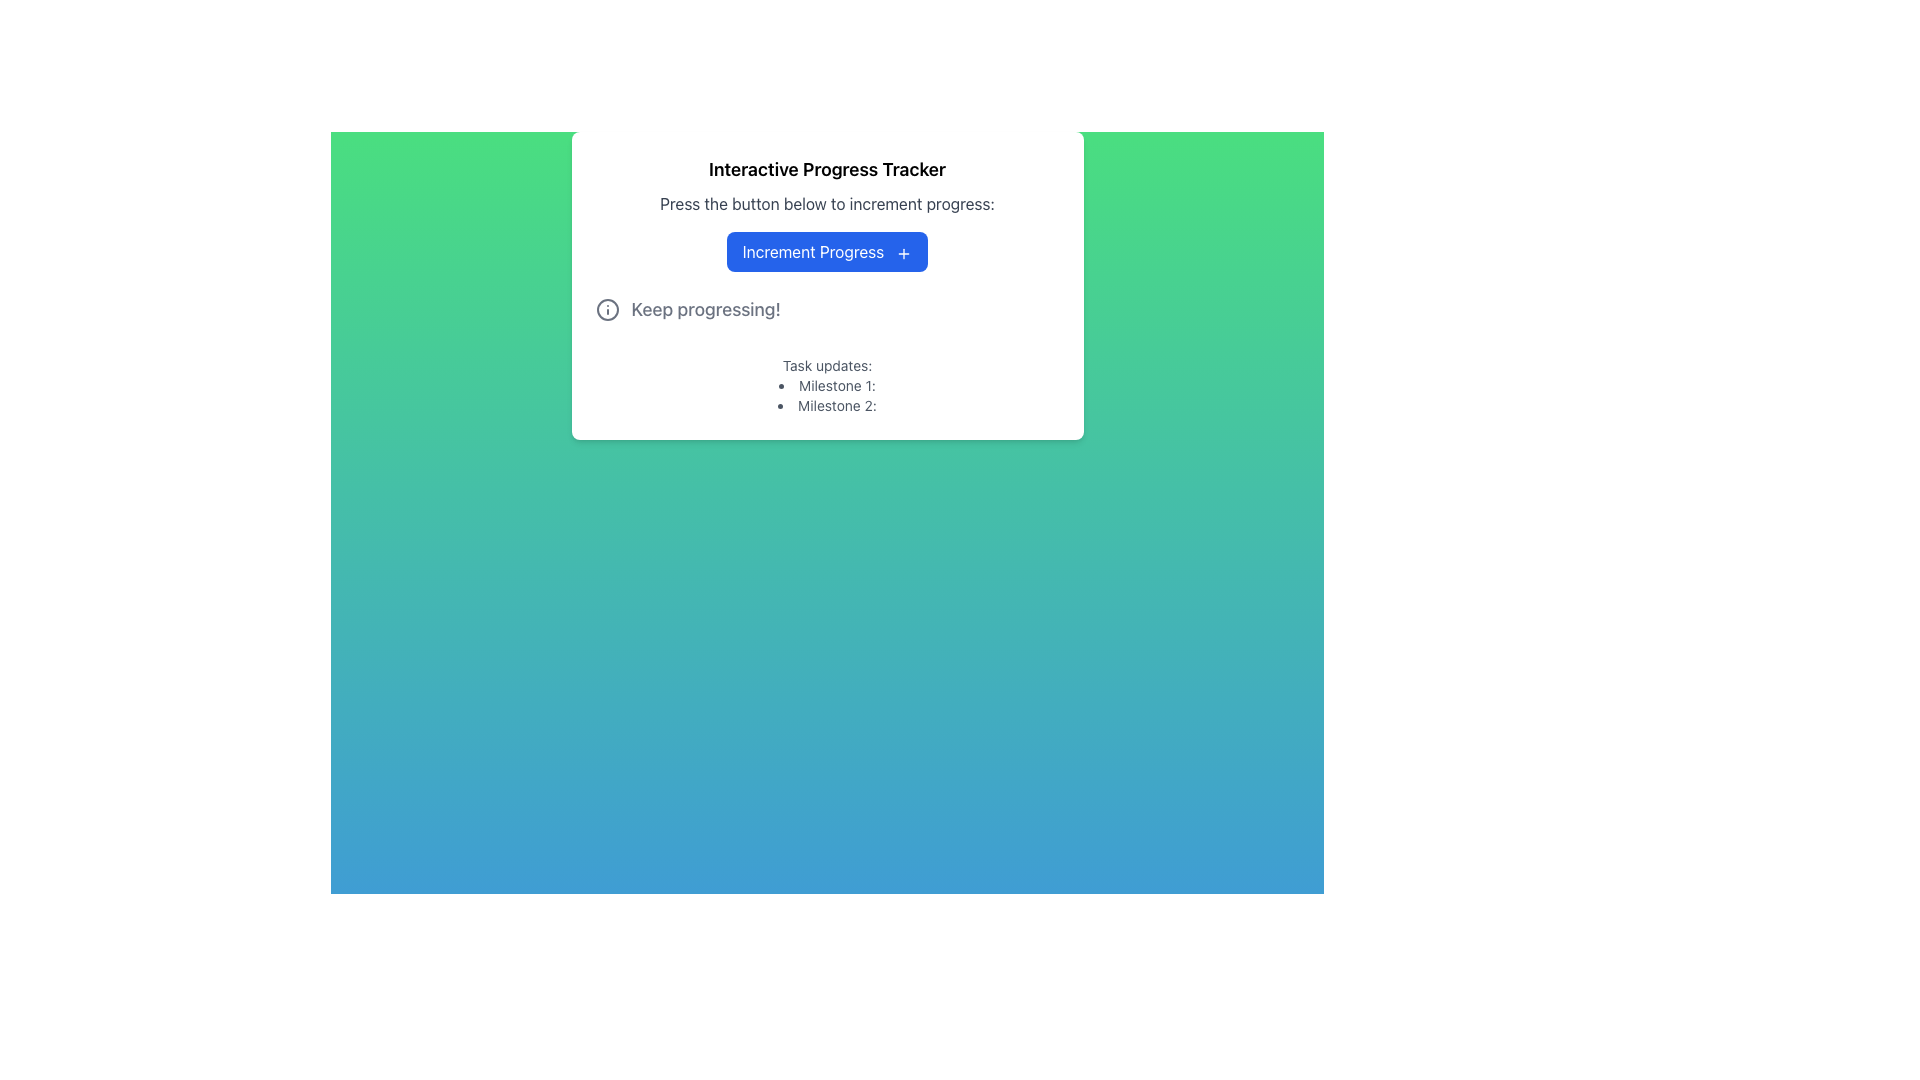  Describe the element at coordinates (827, 405) in the screenshot. I see `the text label 'Milestone 2:' which is styled in dark gray and is the second item in a vertical list below 'Milestone 1:'` at that location.